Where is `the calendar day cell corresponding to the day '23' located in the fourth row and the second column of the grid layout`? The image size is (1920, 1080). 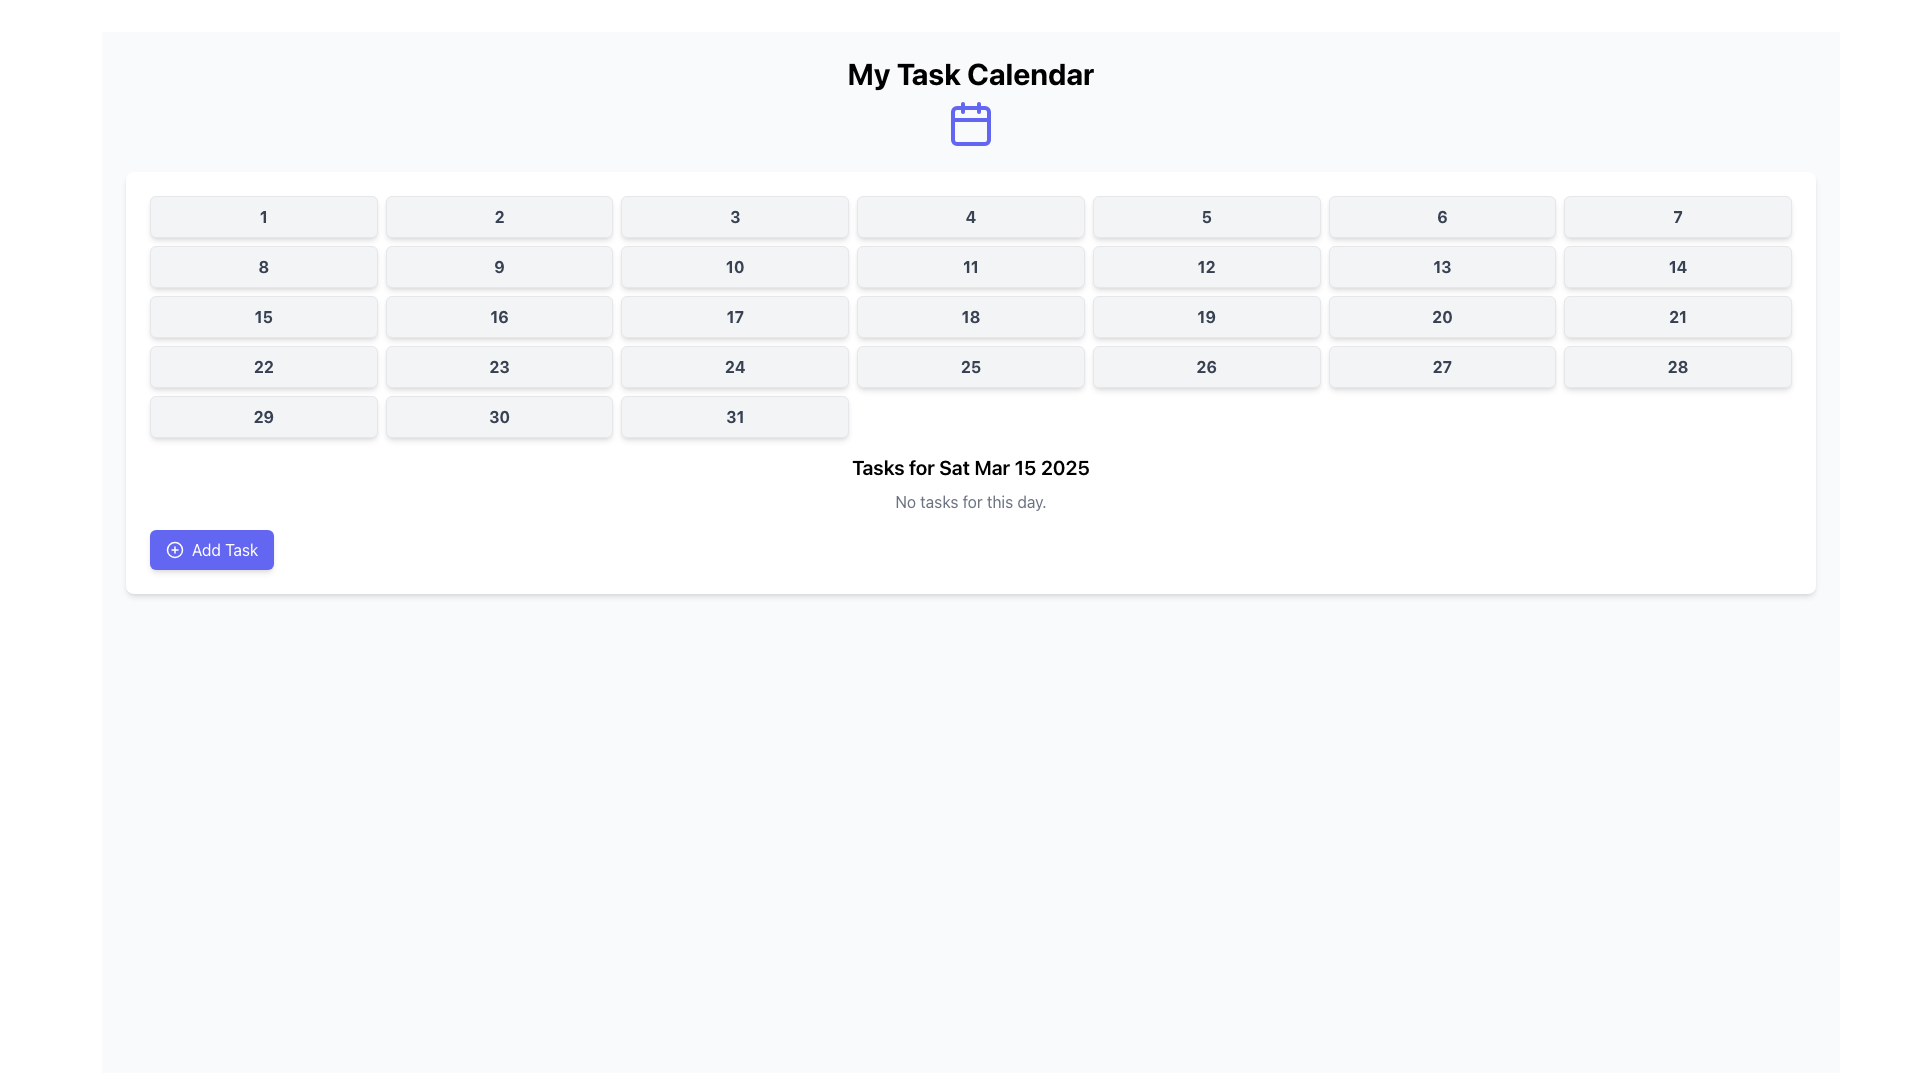 the calendar day cell corresponding to the day '23' located in the fourth row and the second column of the grid layout is located at coordinates (499, 366).